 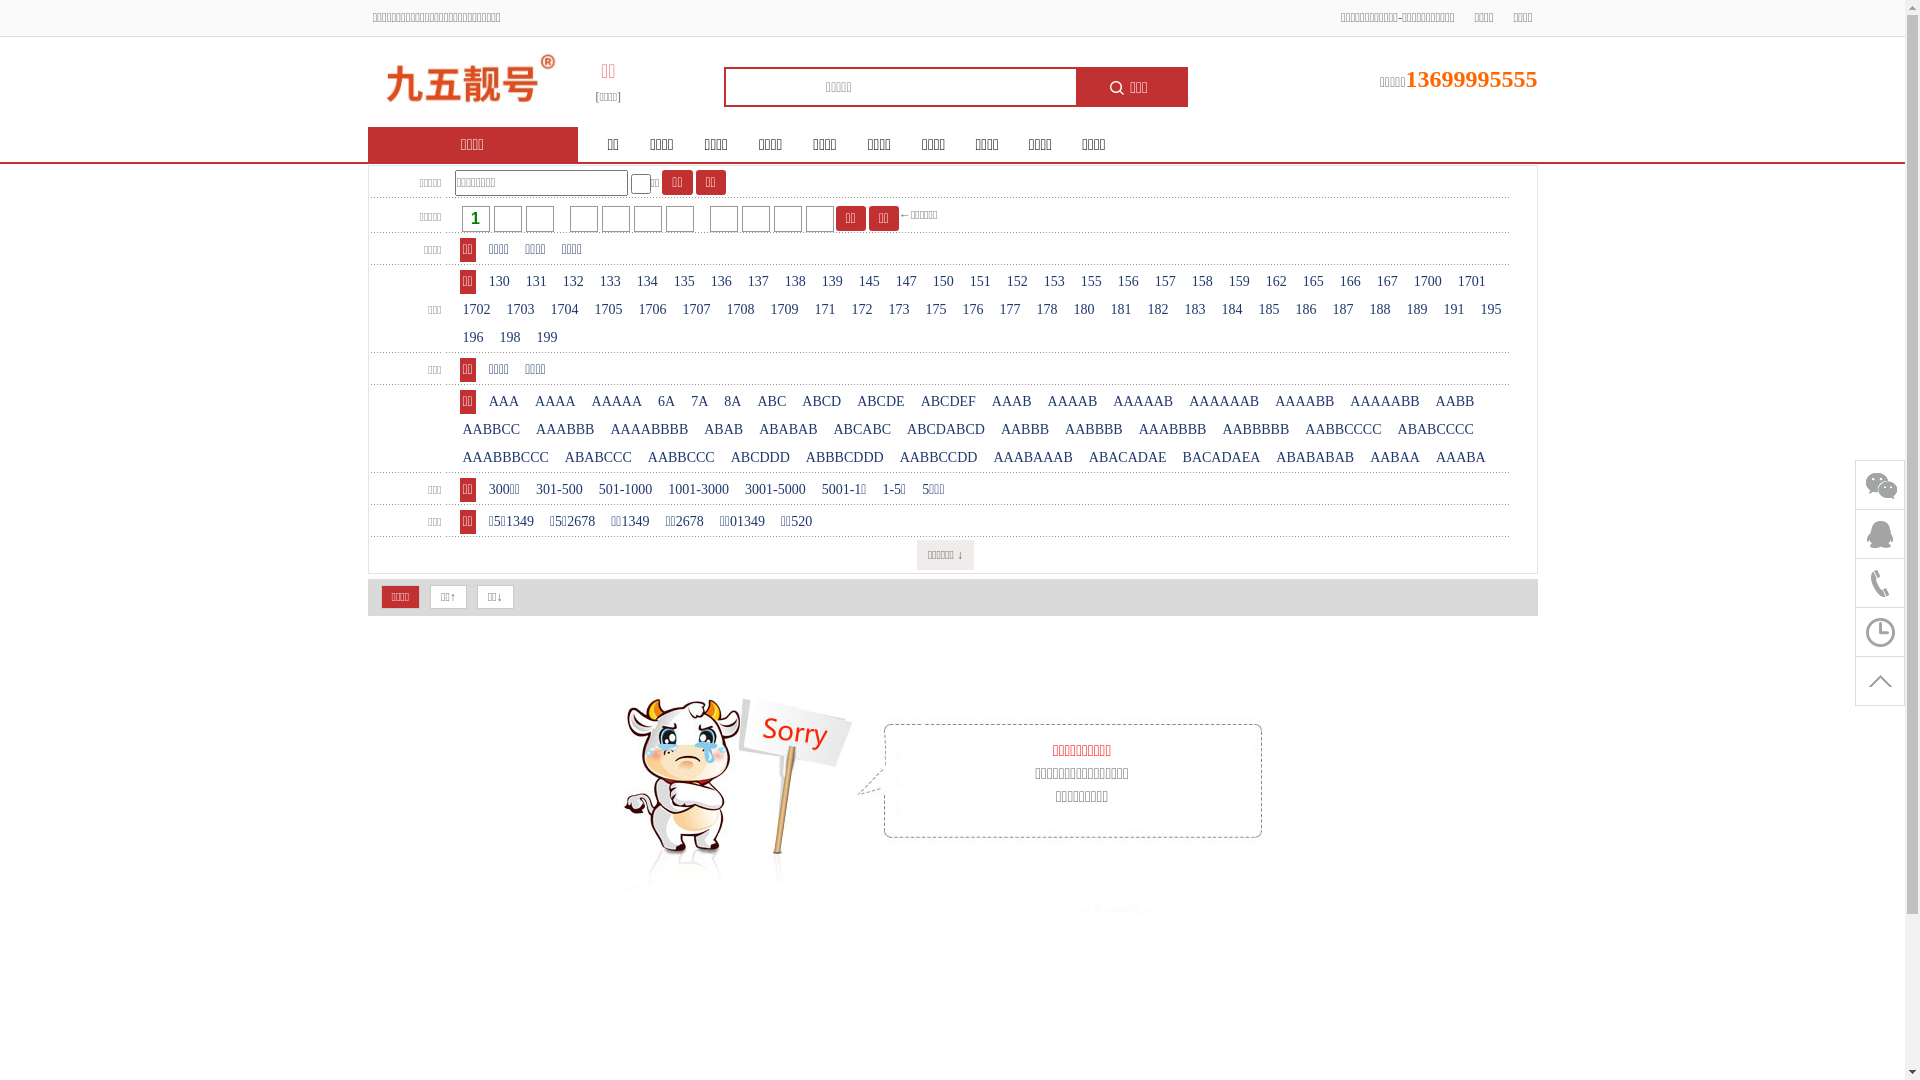 What do you see at coordinates (491, 428) in the screenshot?
I see `'AABBCC'` at bounding box center [491, 428].